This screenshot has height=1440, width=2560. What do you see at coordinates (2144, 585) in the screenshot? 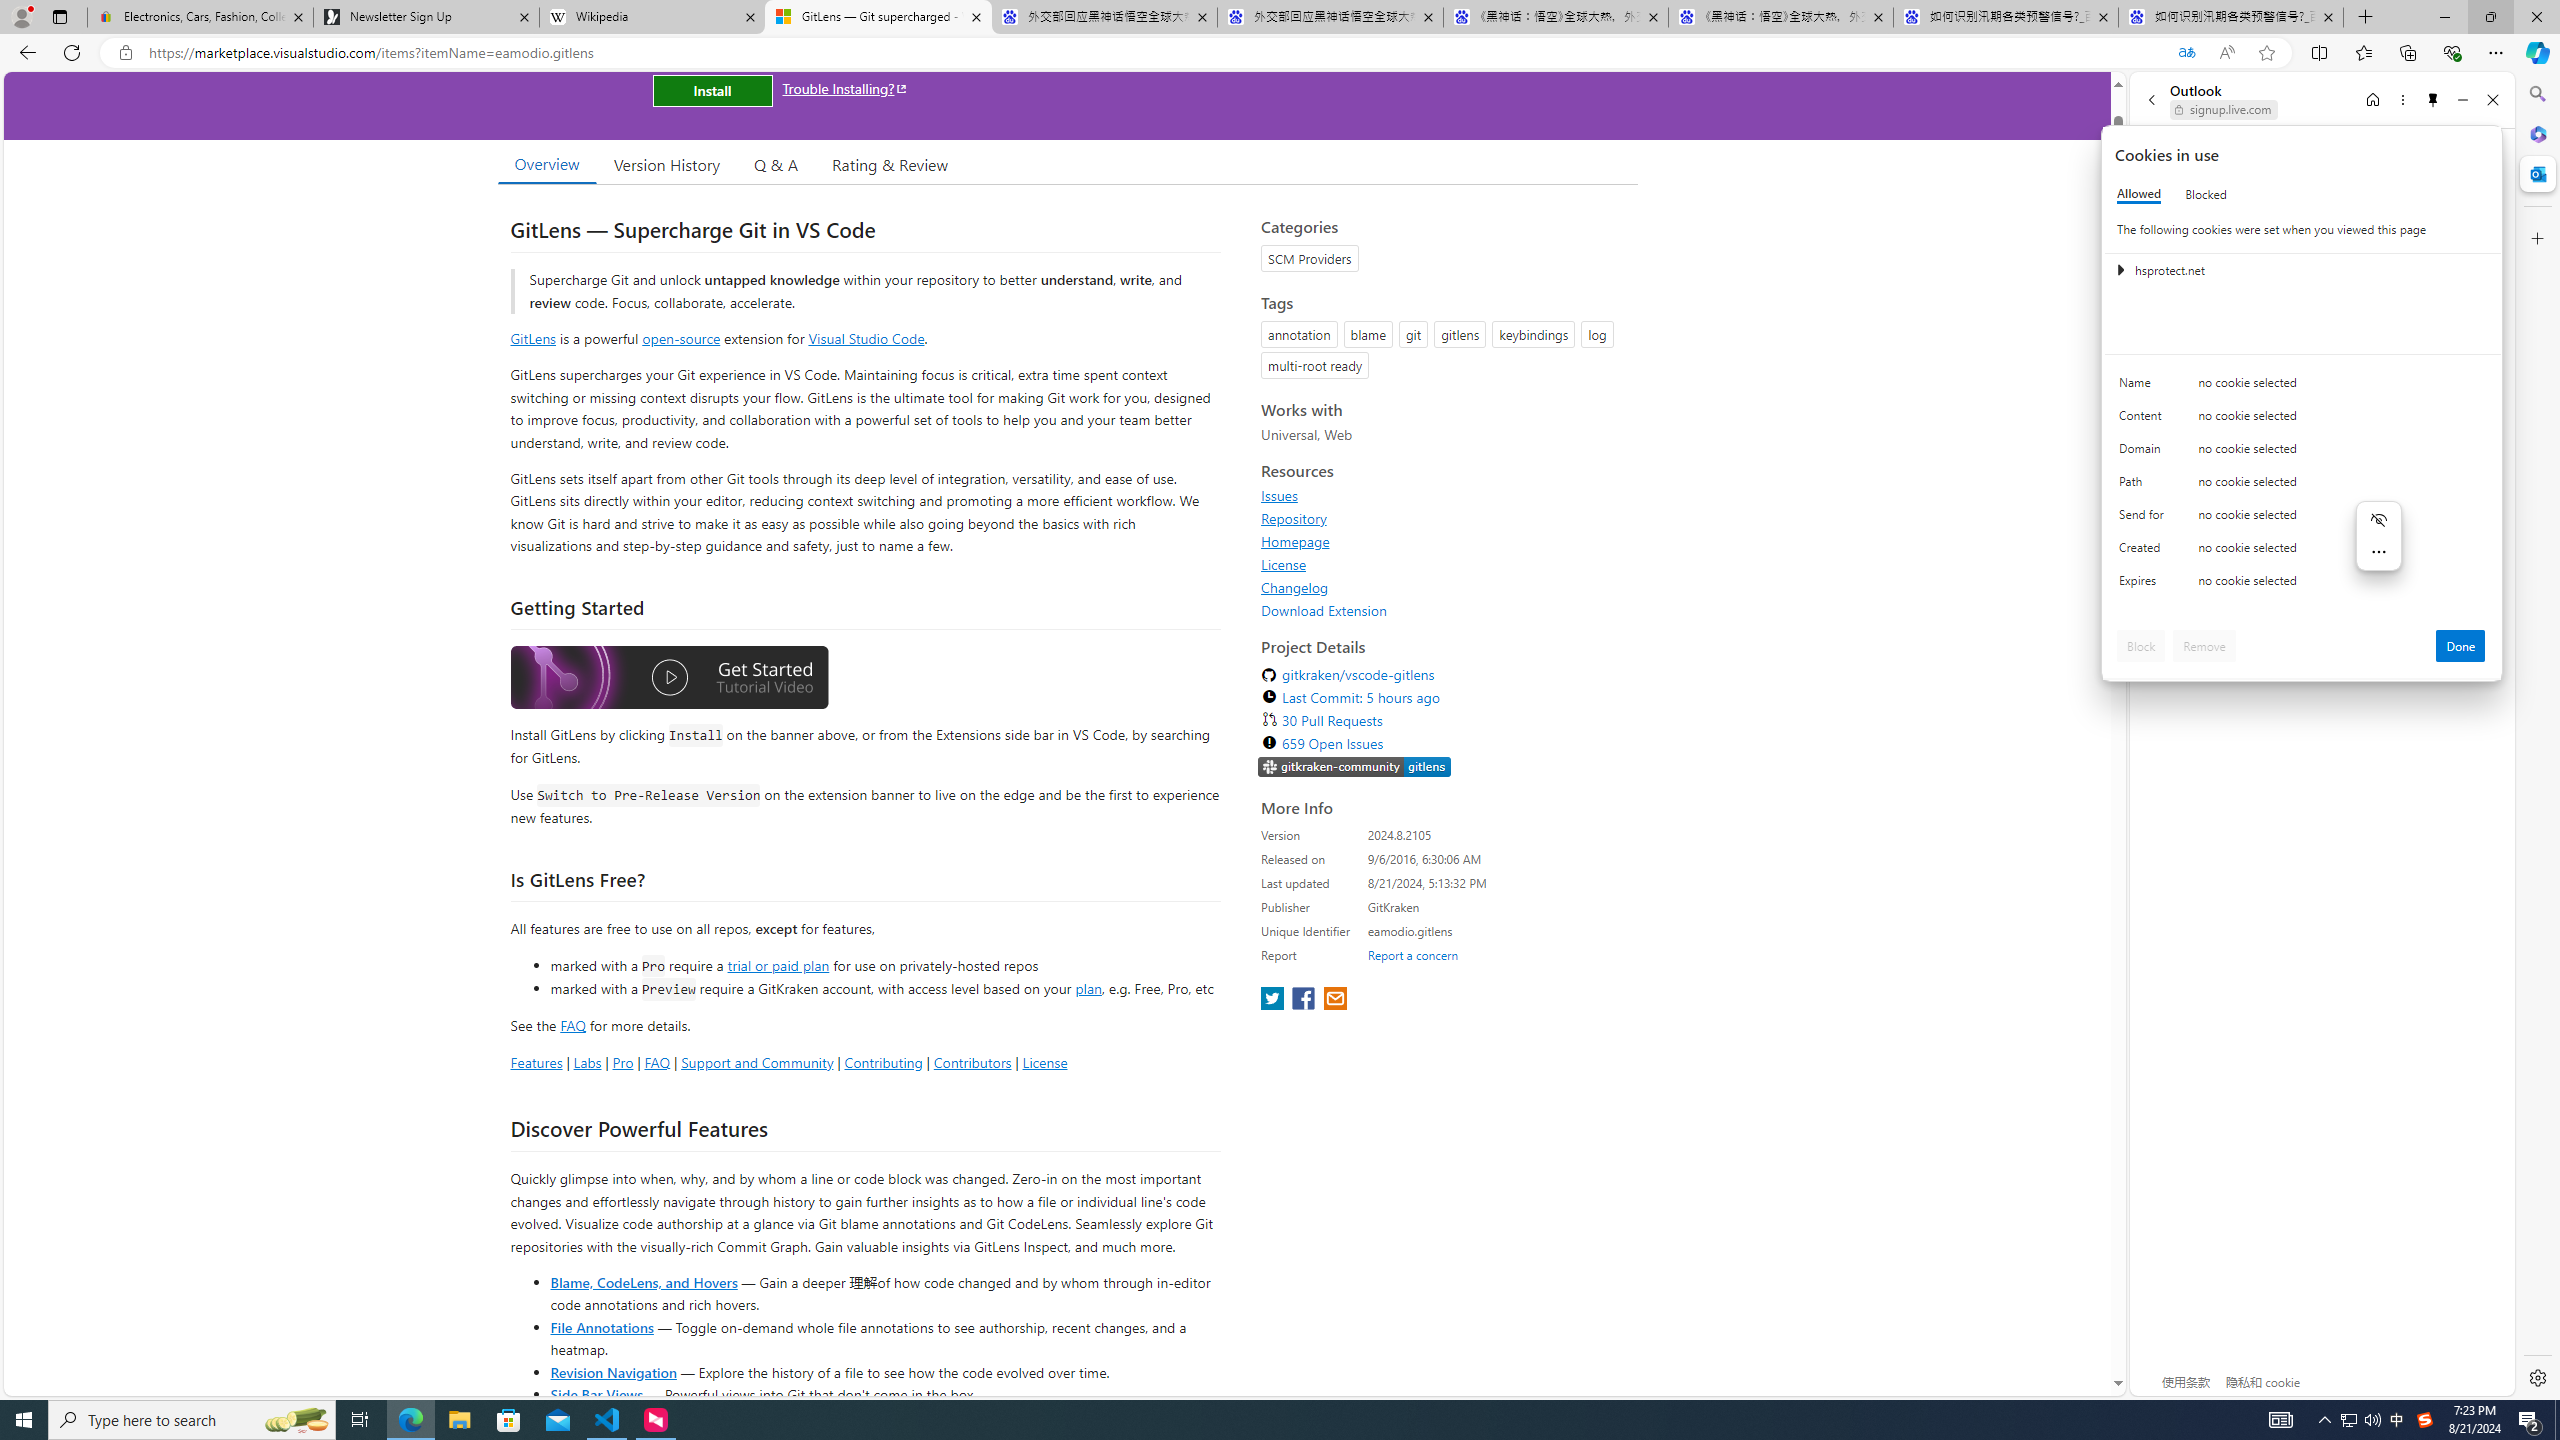
I see `'Expires'` at bounding box center [2144, 585].